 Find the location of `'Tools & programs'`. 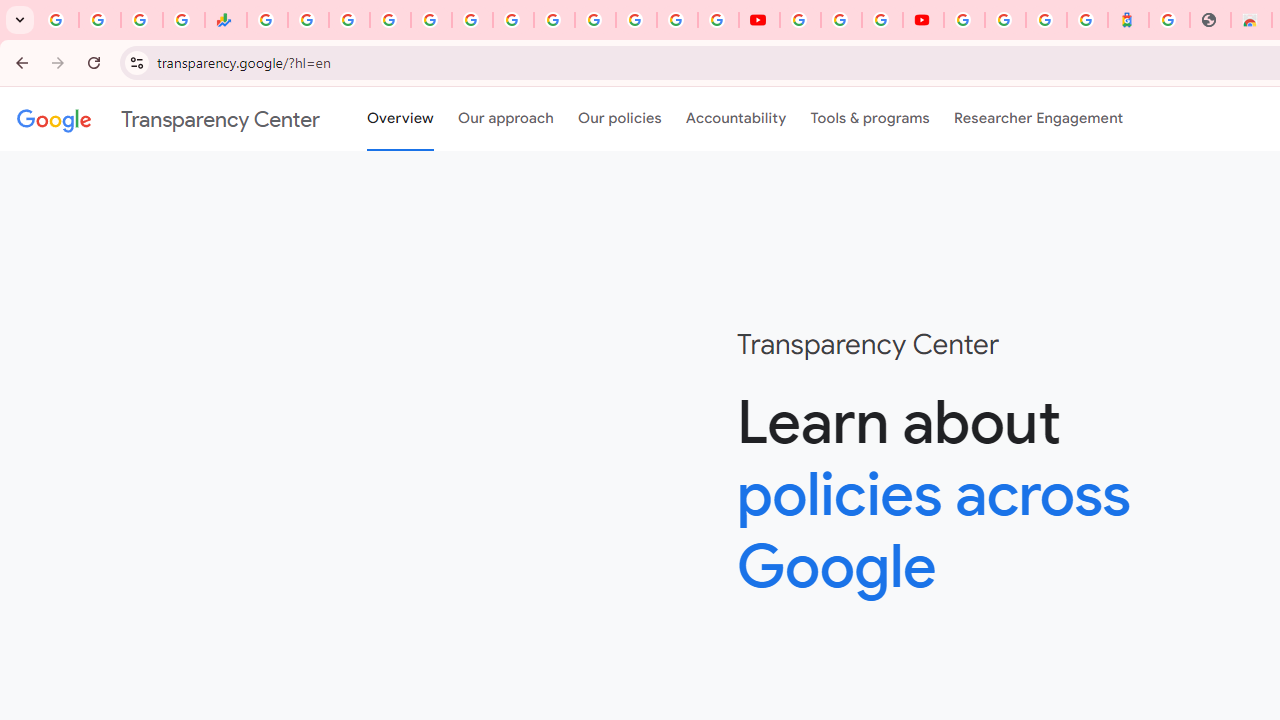

'Tools & programs' is located at coordinates (869, 119).